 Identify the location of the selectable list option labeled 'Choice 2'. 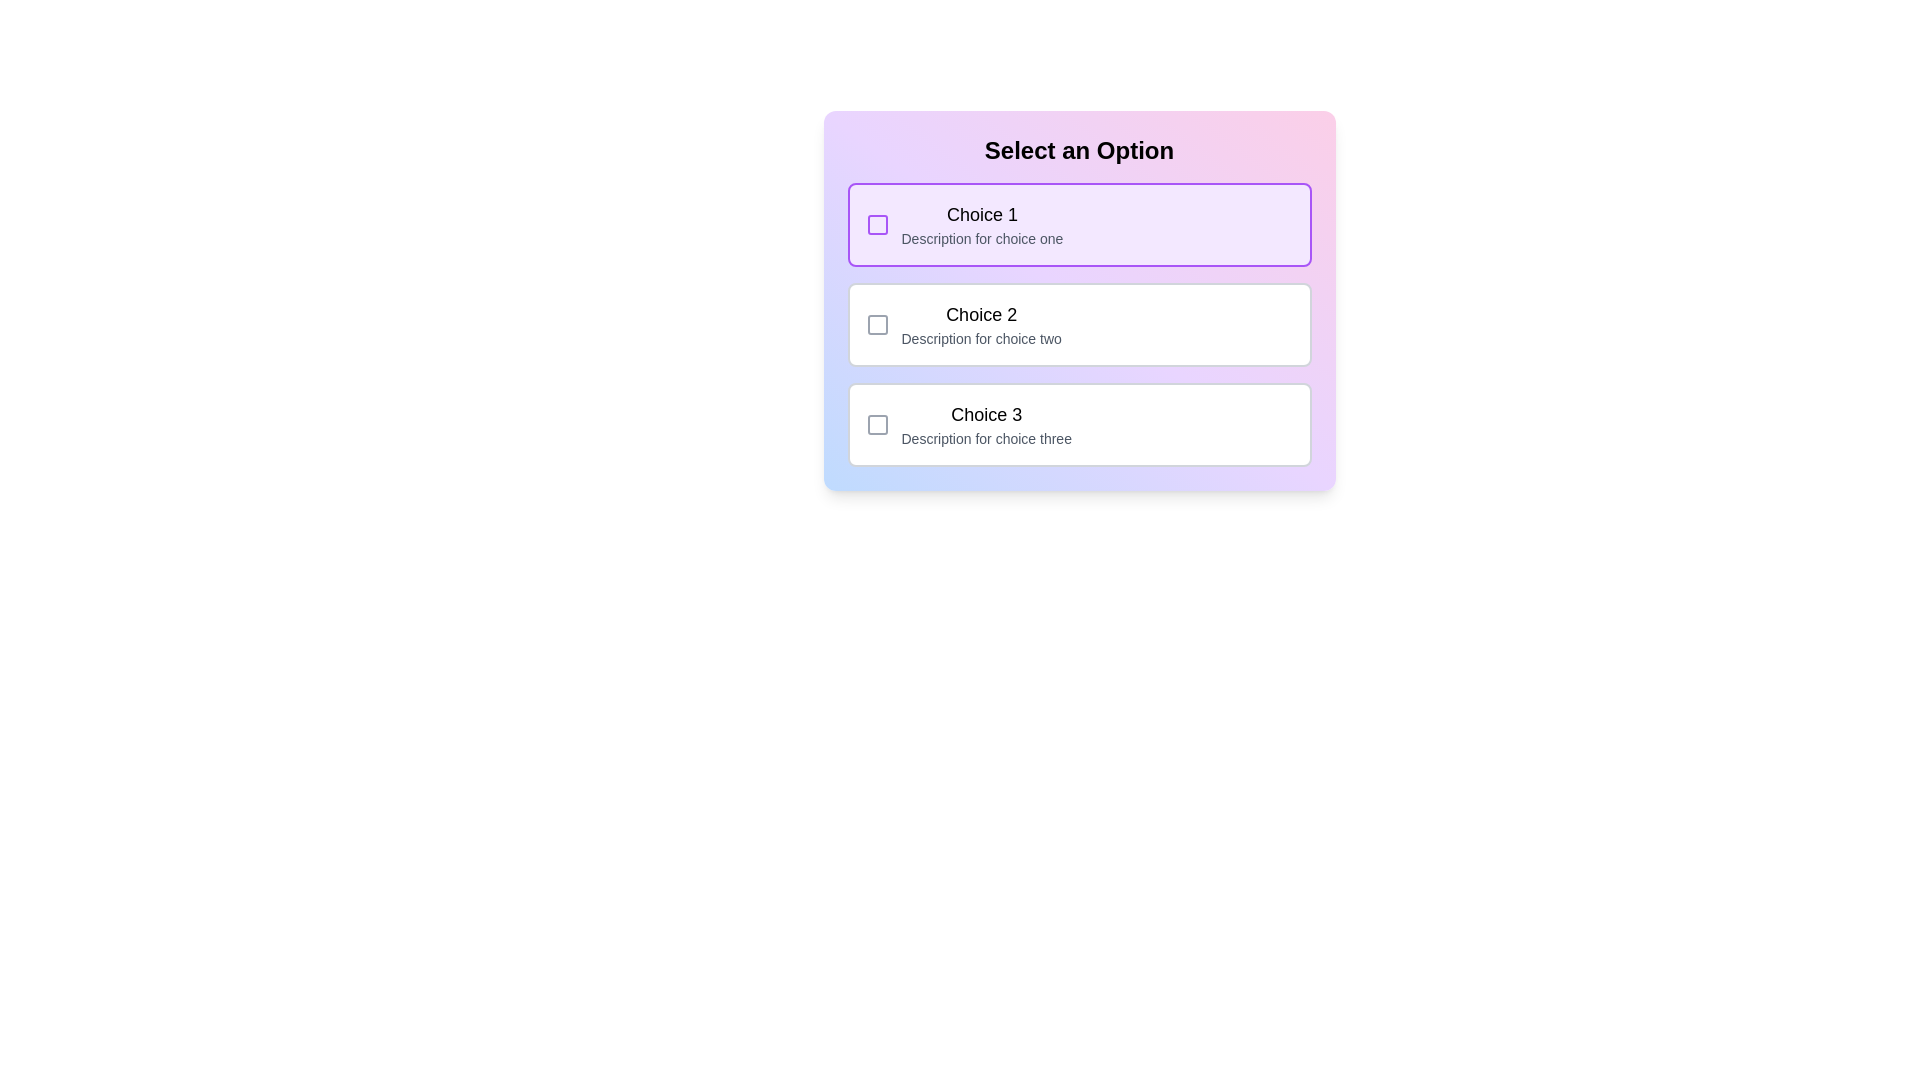
(1078, 323).